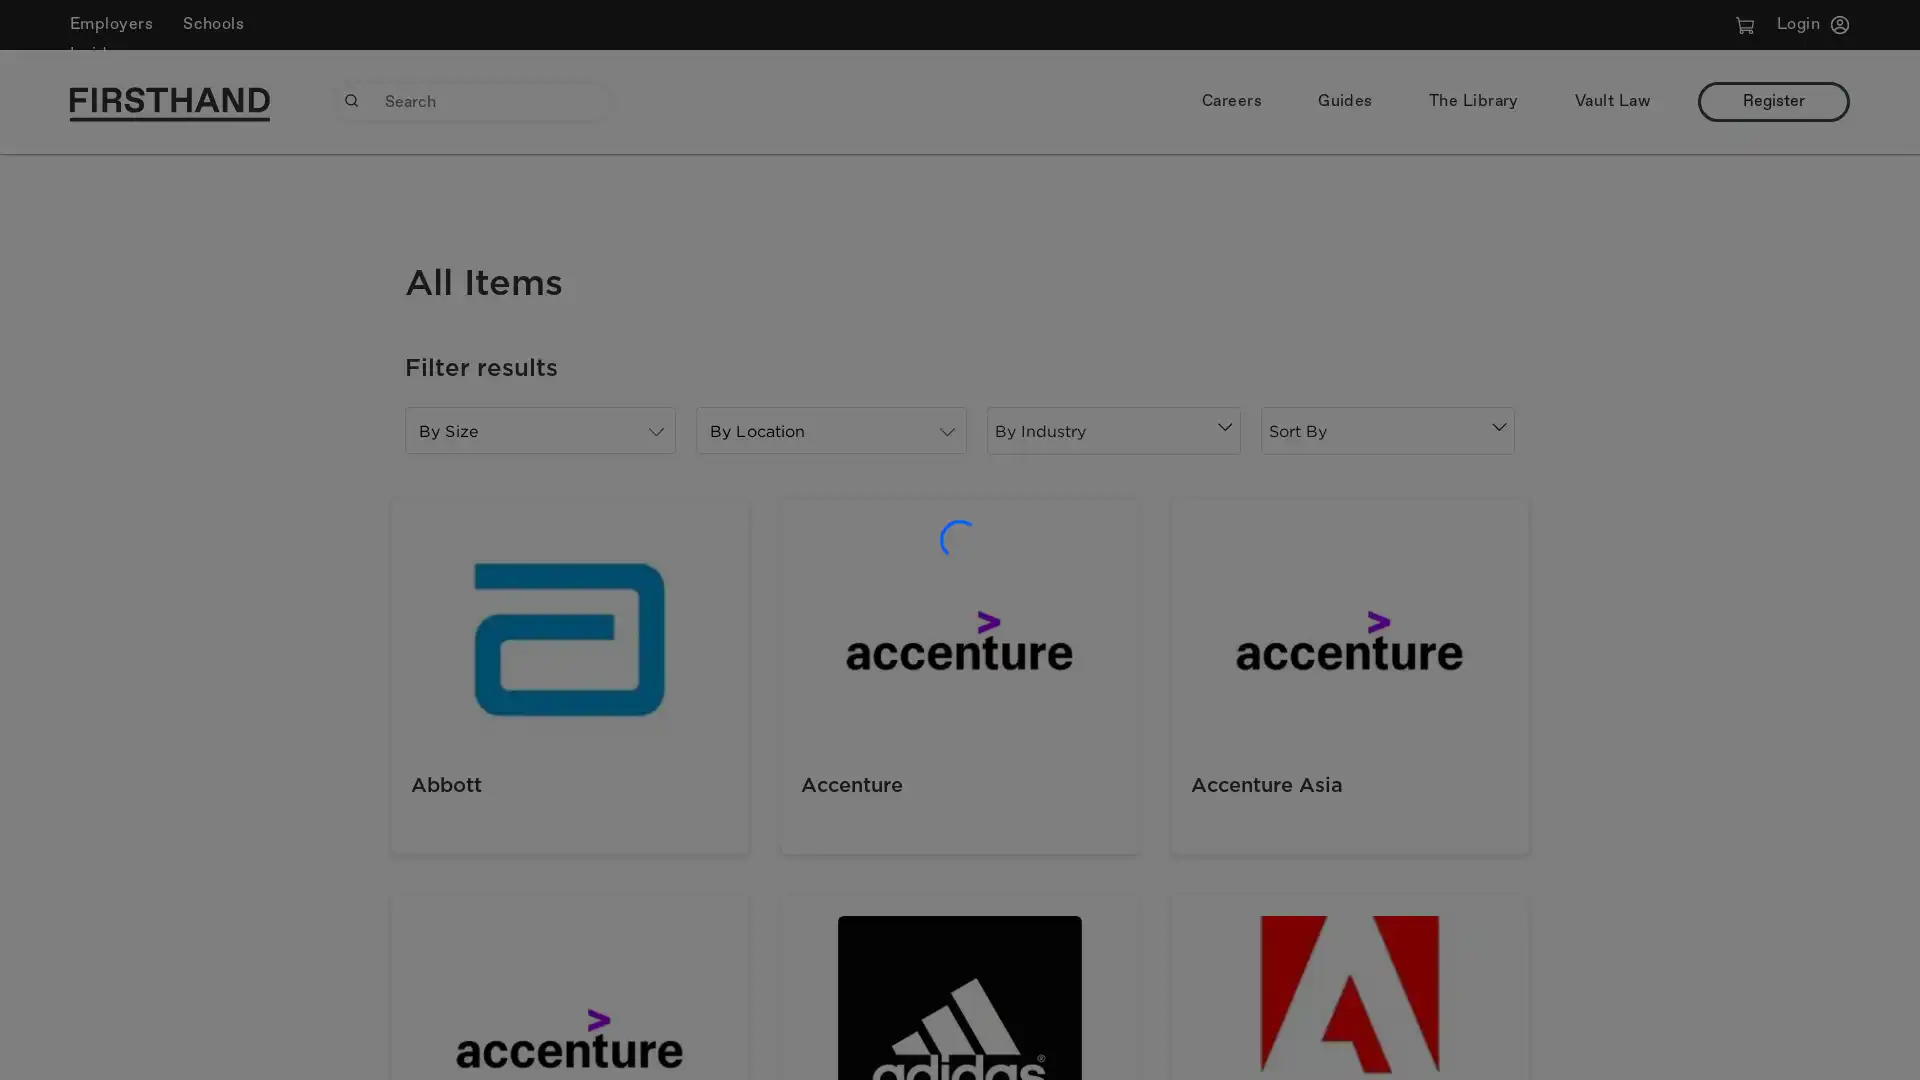  Describe the element at coordinates (1386, 428) in the screenshot. I see `Sort By` at that location.